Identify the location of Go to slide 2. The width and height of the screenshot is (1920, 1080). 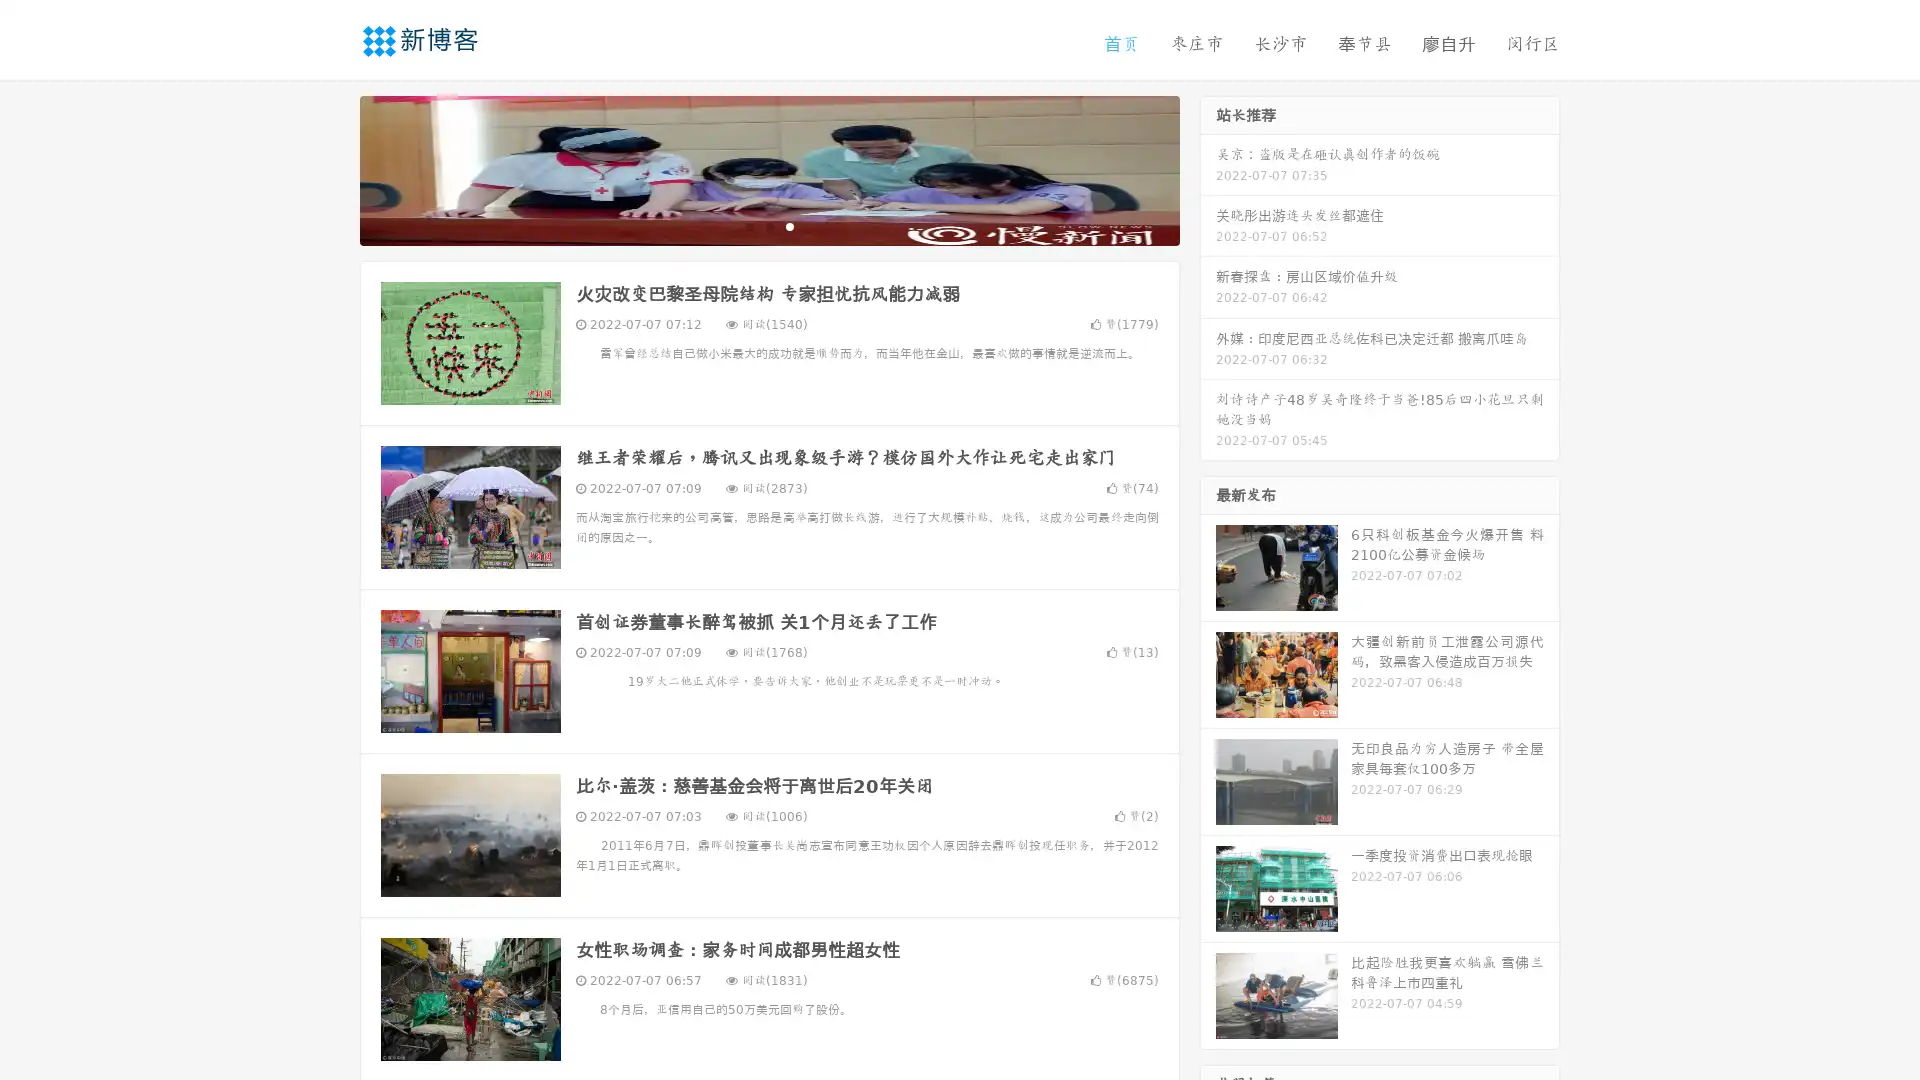
(768, 225).